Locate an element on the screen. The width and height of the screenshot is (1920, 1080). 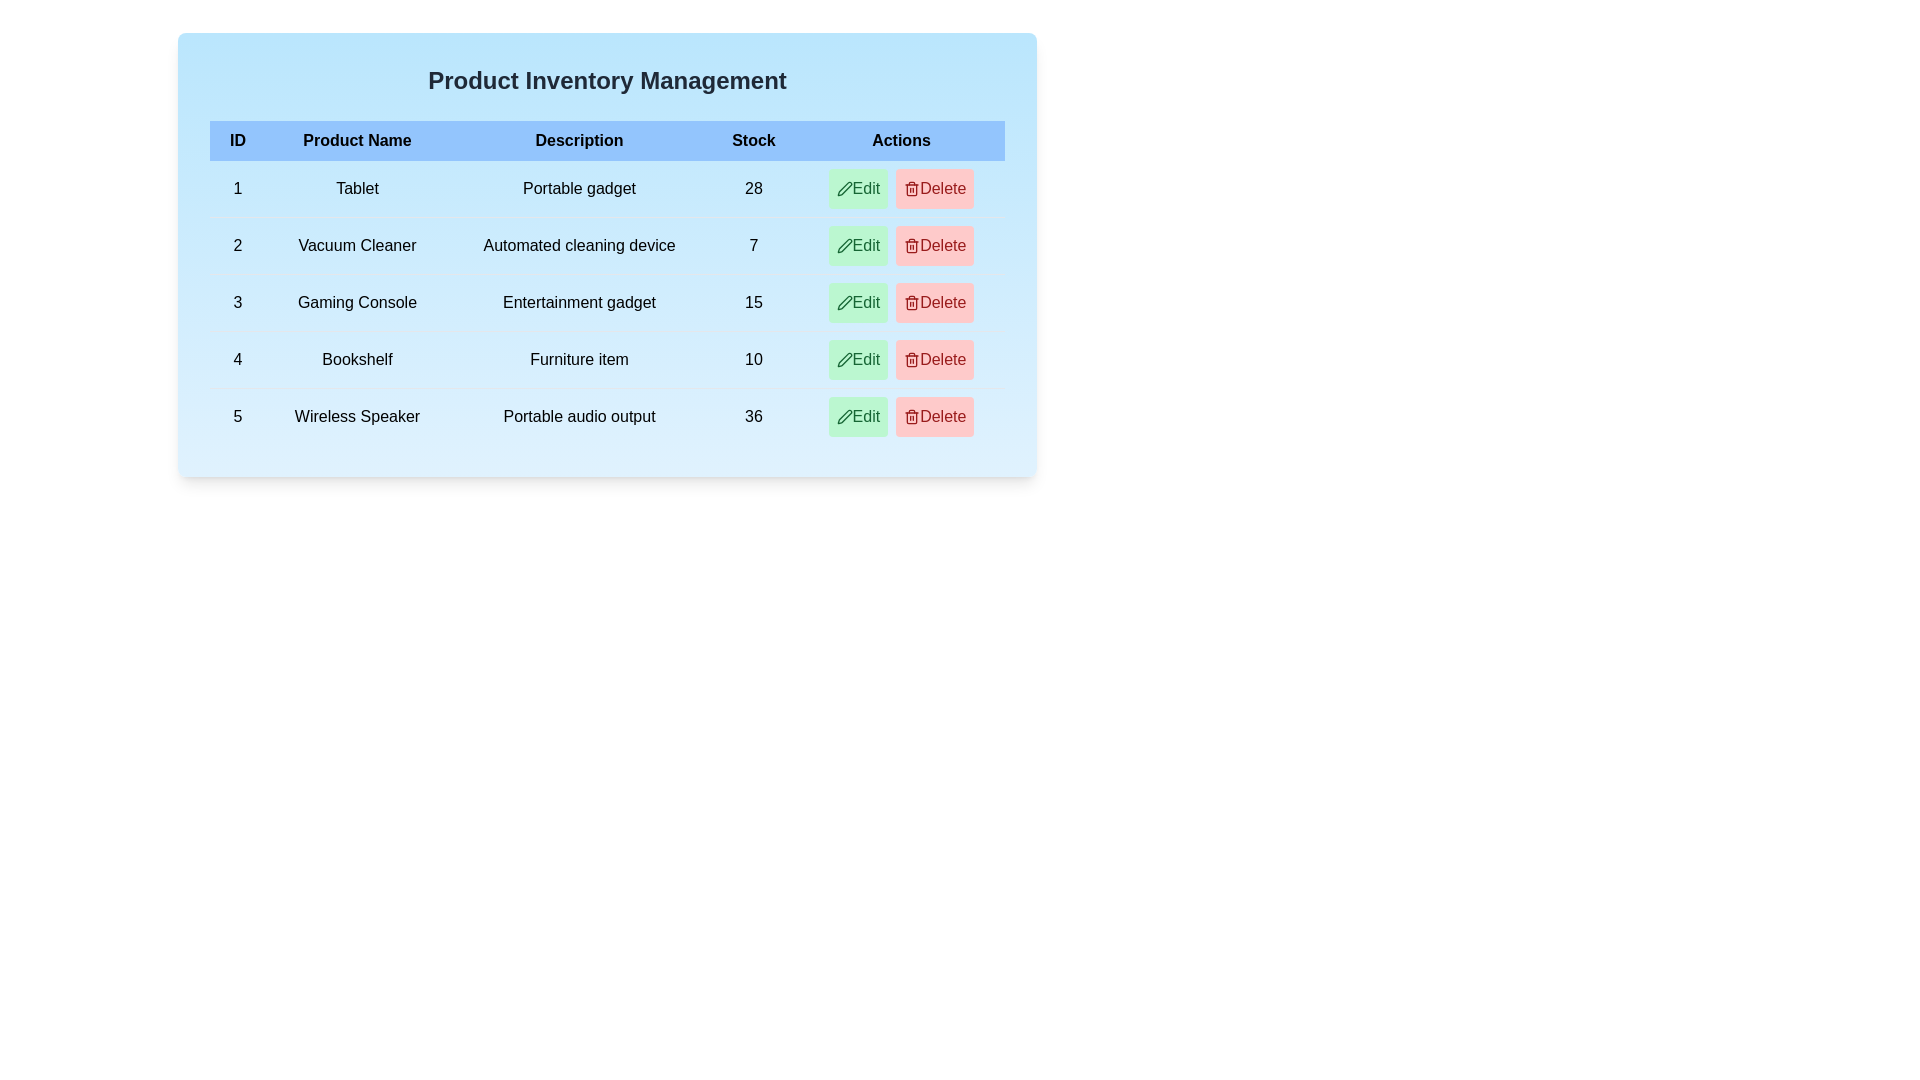
the 'Edit' button in the Composite component located in the second row of the table under the 'Actions' column for the 'Vacuum Cleaner' product is located at coordinates (900, 245).